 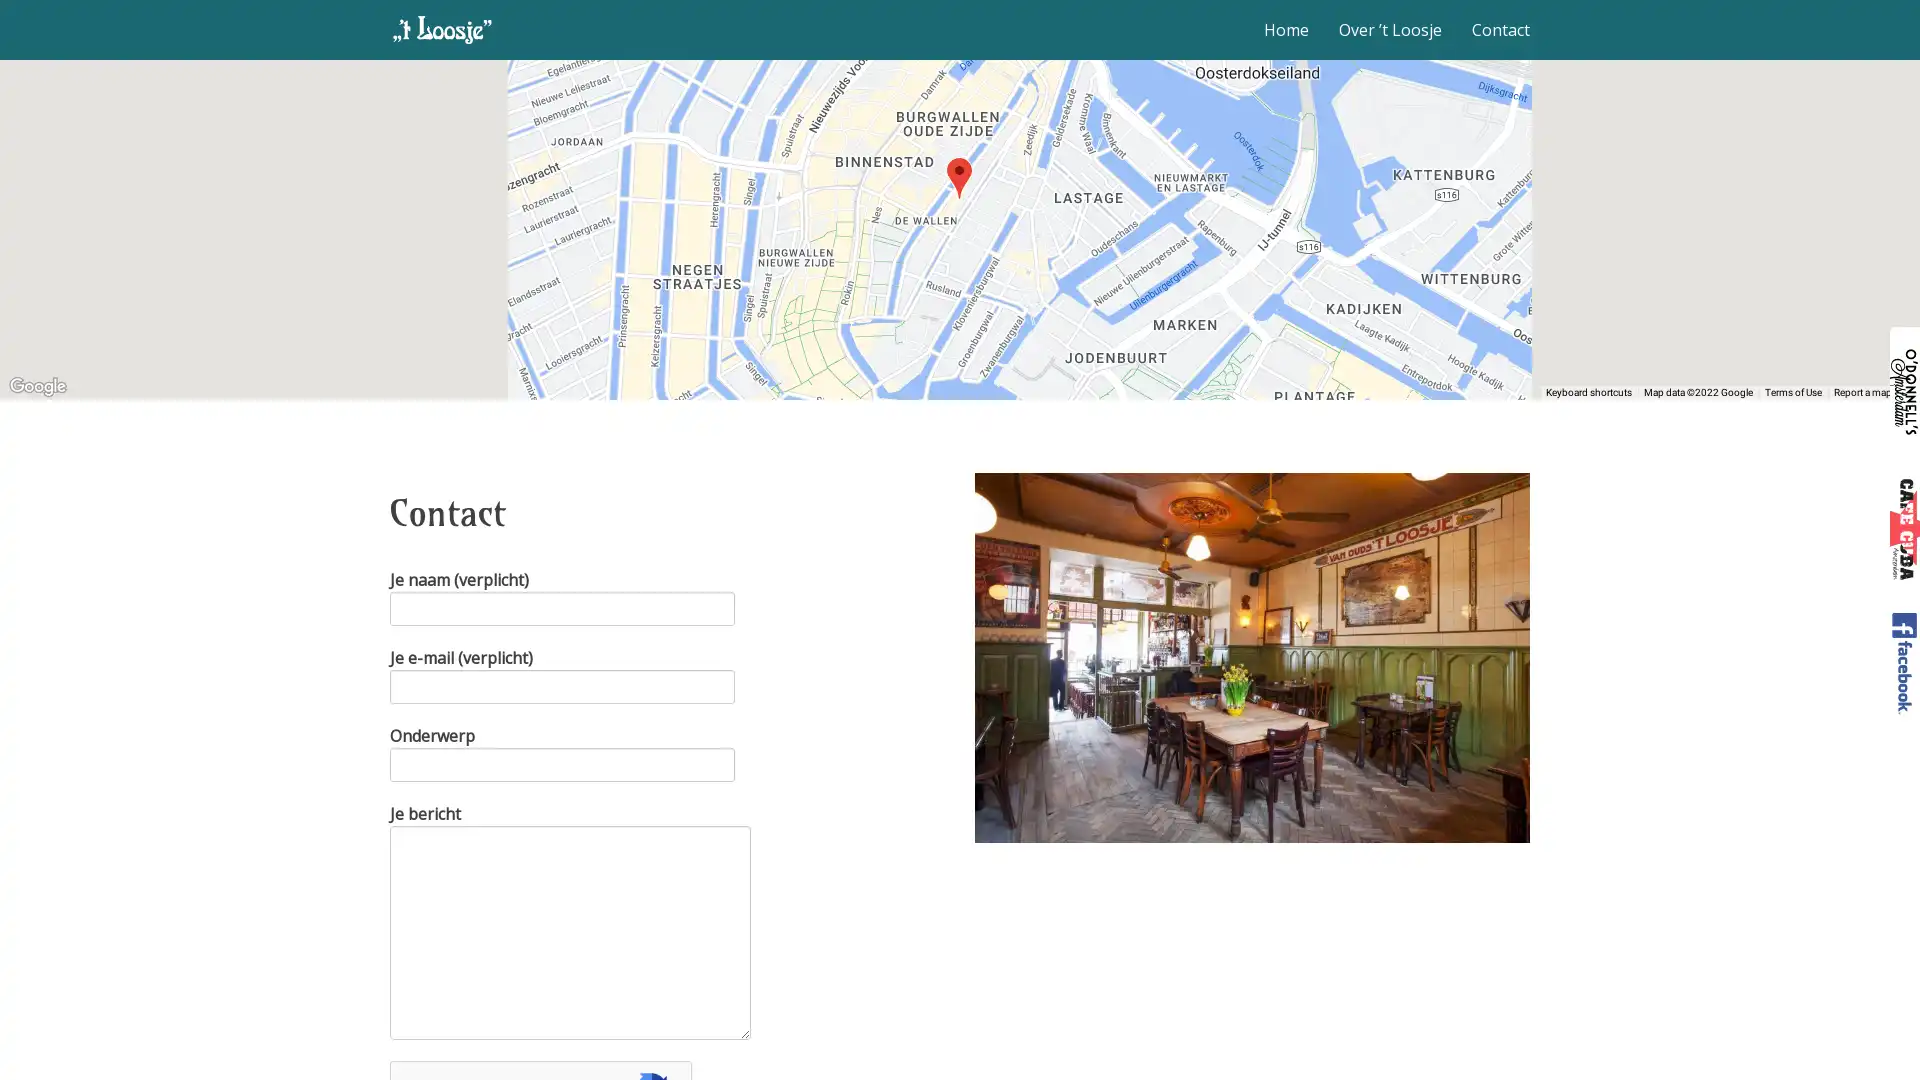 I want to click on Keyboard shortcuts, so click(x=1587, y=393).